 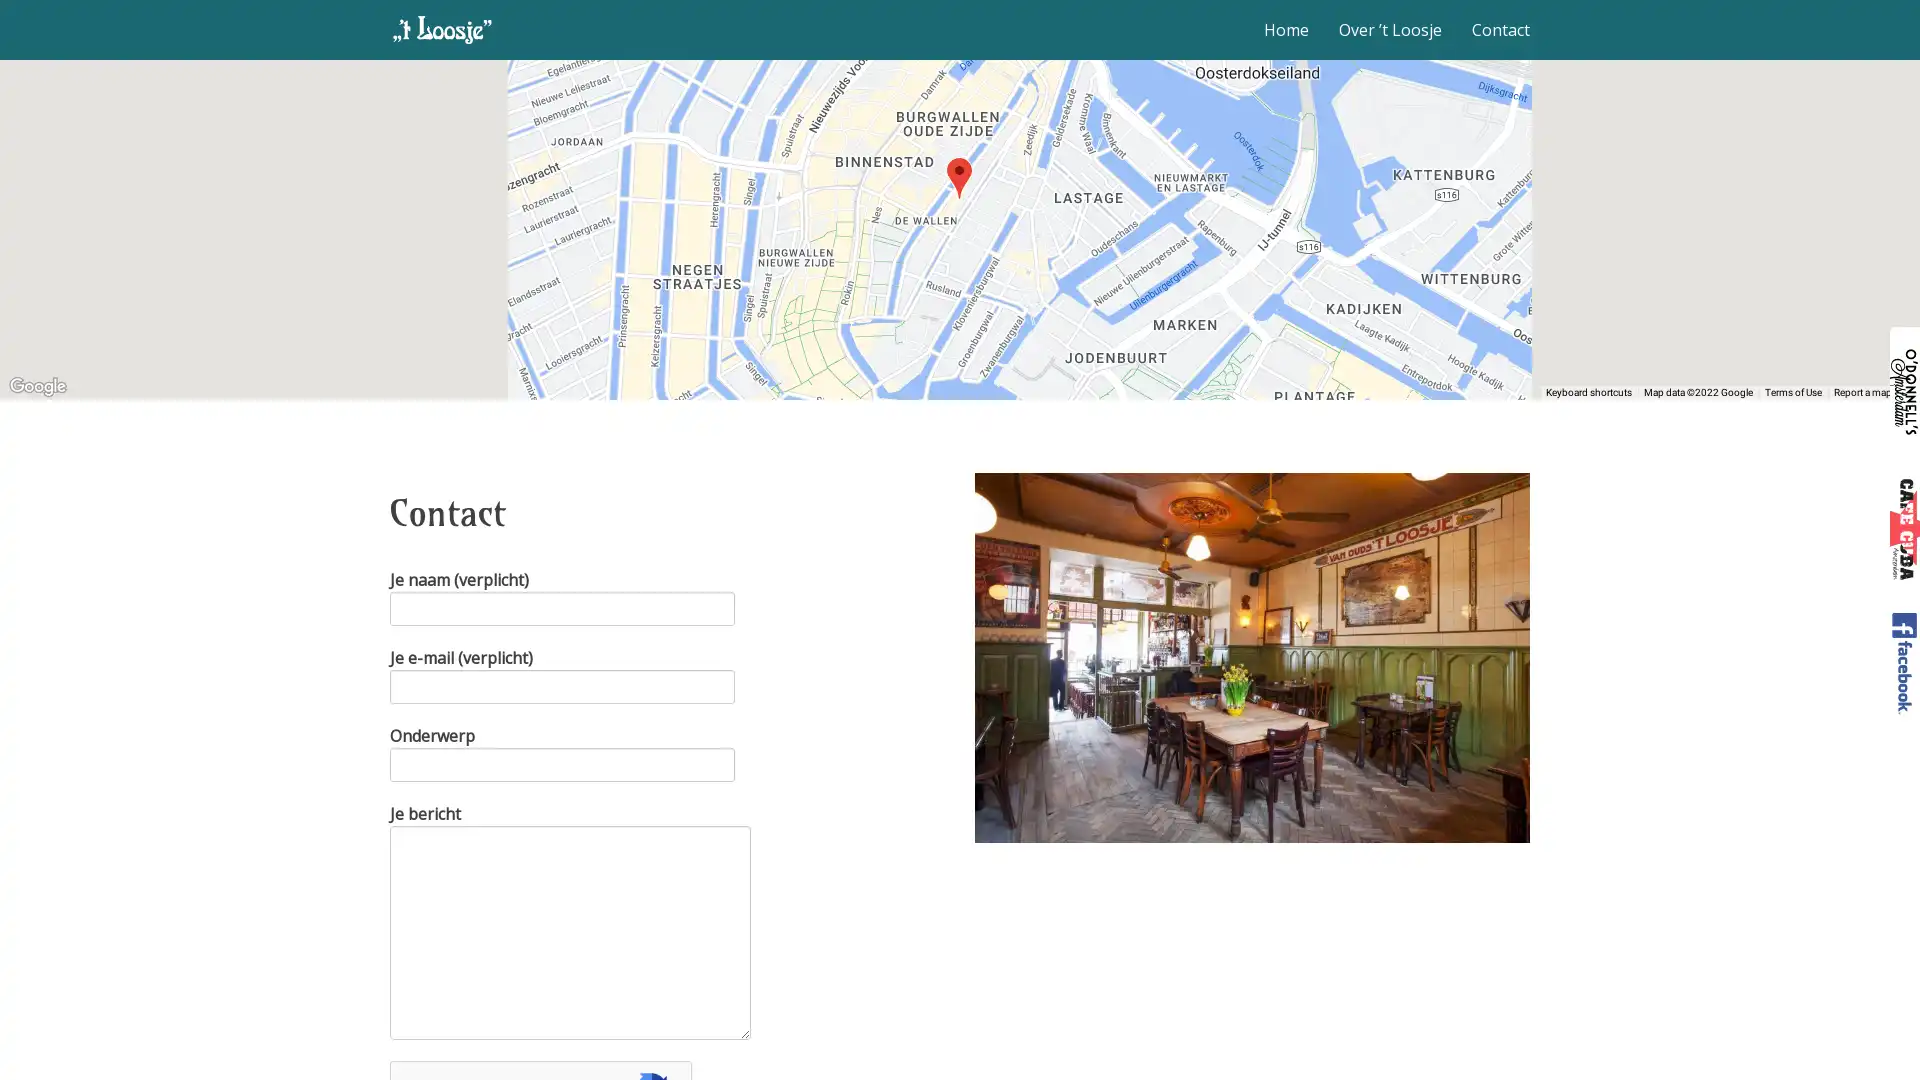 I want to click on Keyboard shortcuts, so click(x=1587, y=393).